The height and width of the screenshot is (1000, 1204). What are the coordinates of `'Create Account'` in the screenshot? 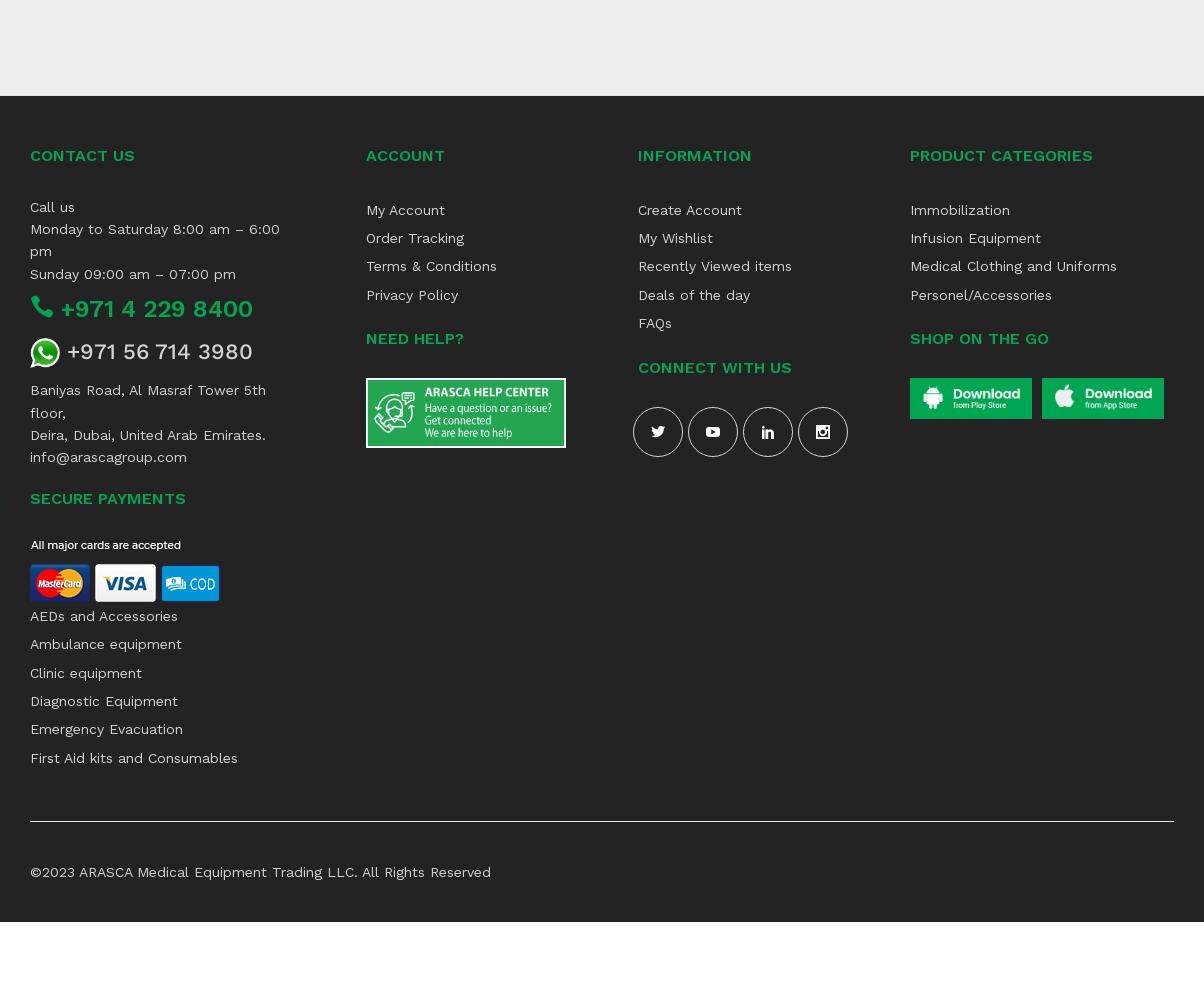 It's located at (690, 208).